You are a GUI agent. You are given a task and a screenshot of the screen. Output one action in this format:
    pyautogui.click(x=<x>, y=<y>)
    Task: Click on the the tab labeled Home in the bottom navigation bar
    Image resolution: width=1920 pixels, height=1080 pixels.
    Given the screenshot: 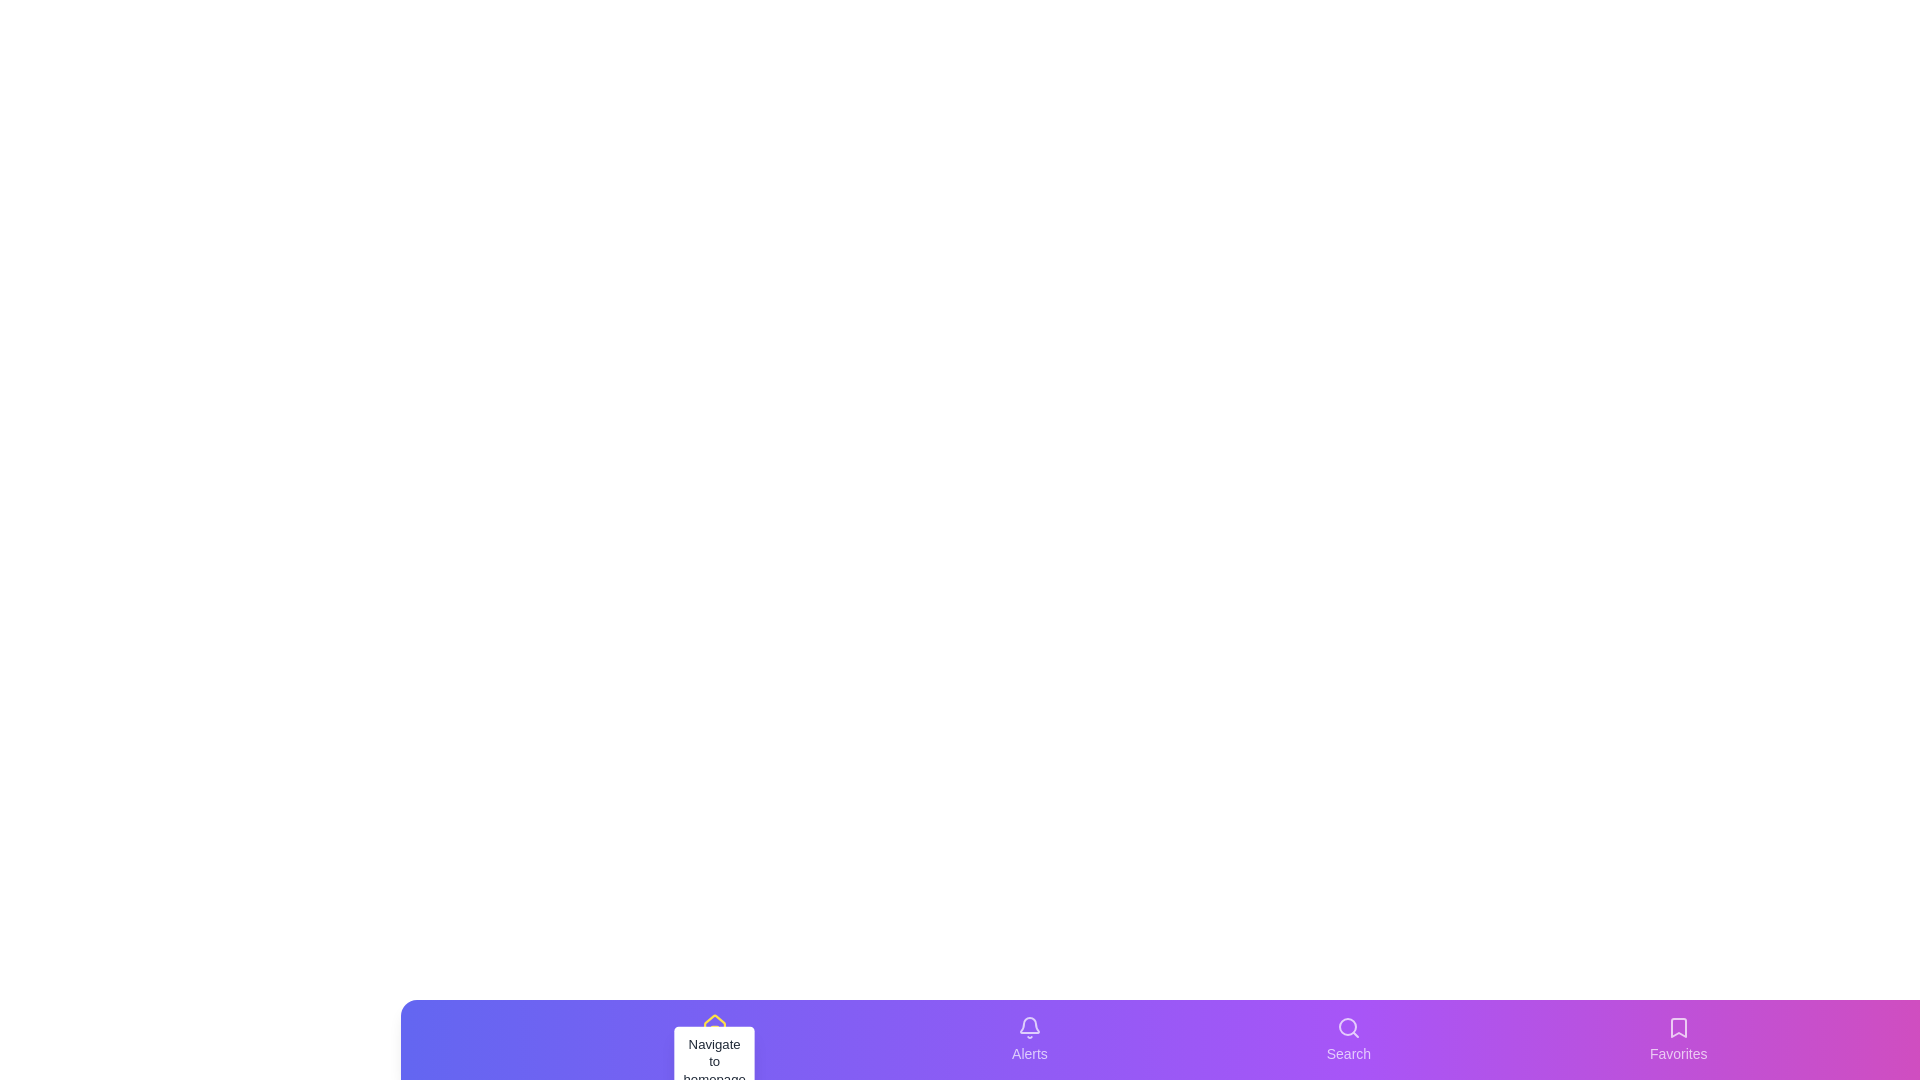 What is the action you would take?
    pyautogui.click(x=714, y=1039)
    